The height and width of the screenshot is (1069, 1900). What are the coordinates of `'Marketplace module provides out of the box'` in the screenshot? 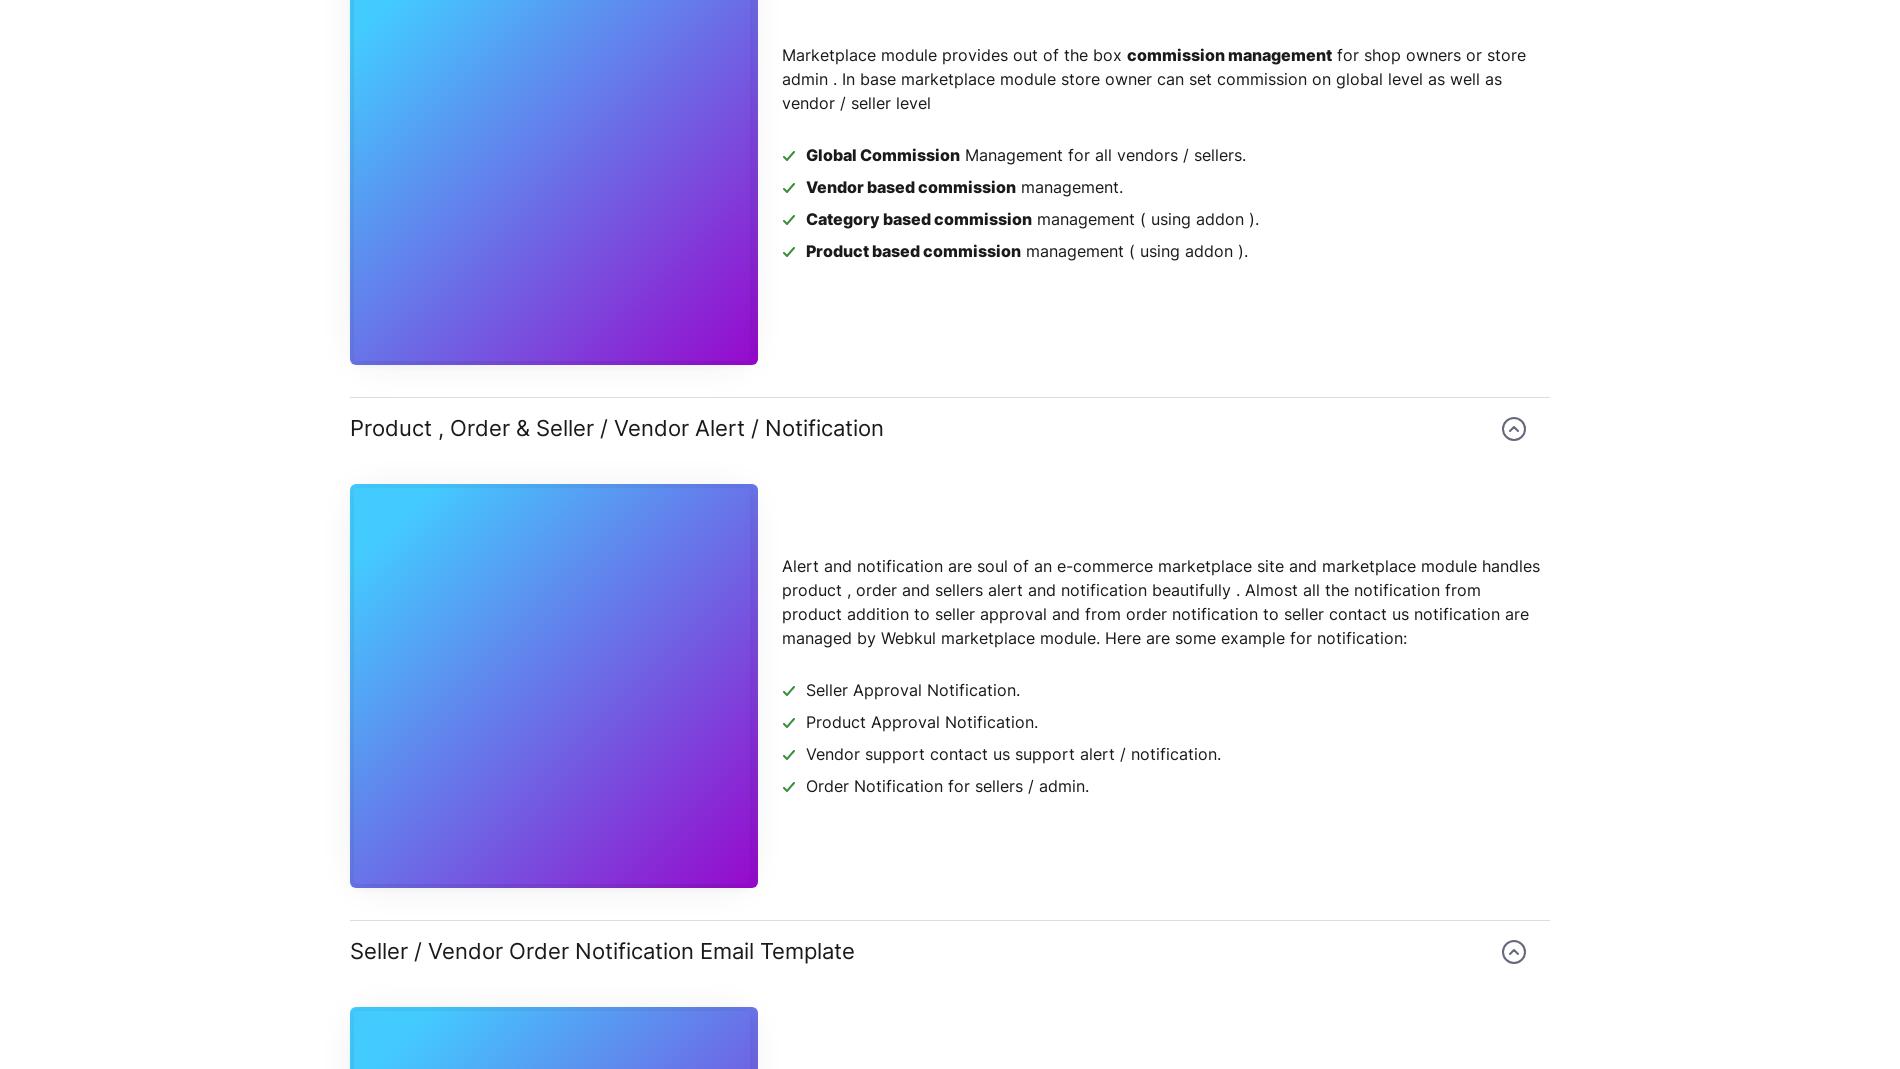 It's located at (954, 53).